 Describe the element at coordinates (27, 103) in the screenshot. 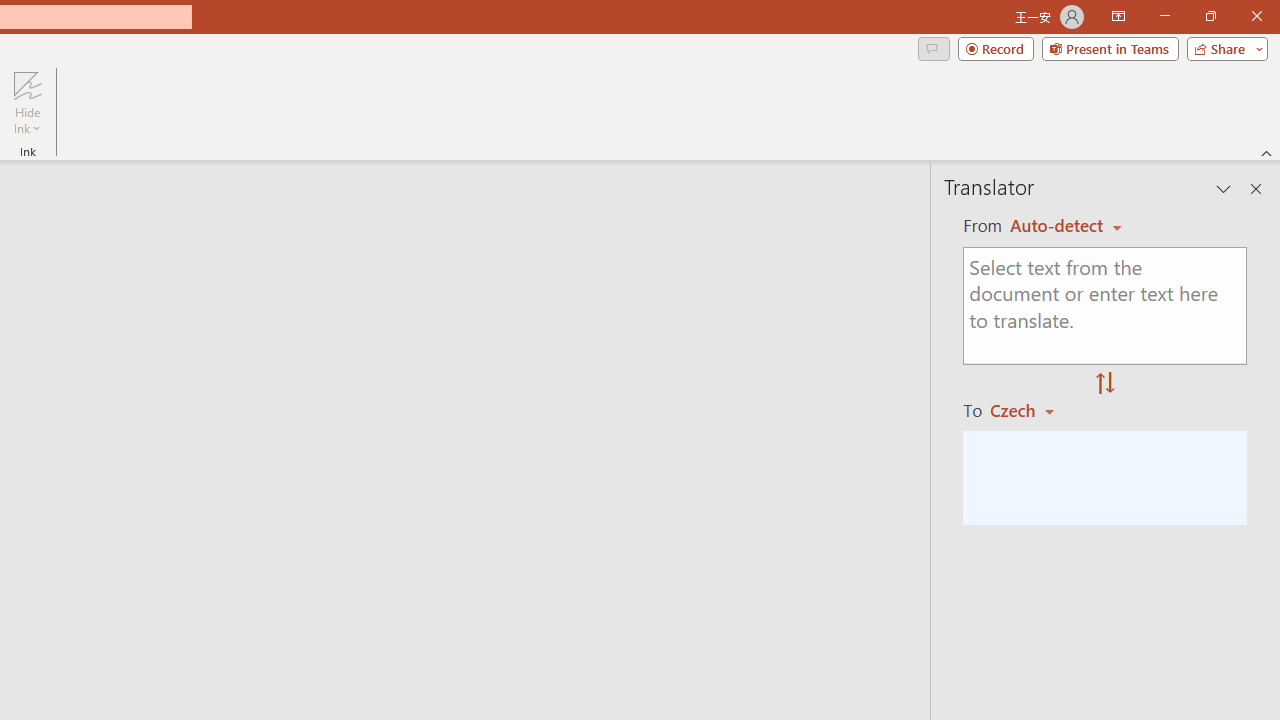

I see `'Hide Ink'` at that location.